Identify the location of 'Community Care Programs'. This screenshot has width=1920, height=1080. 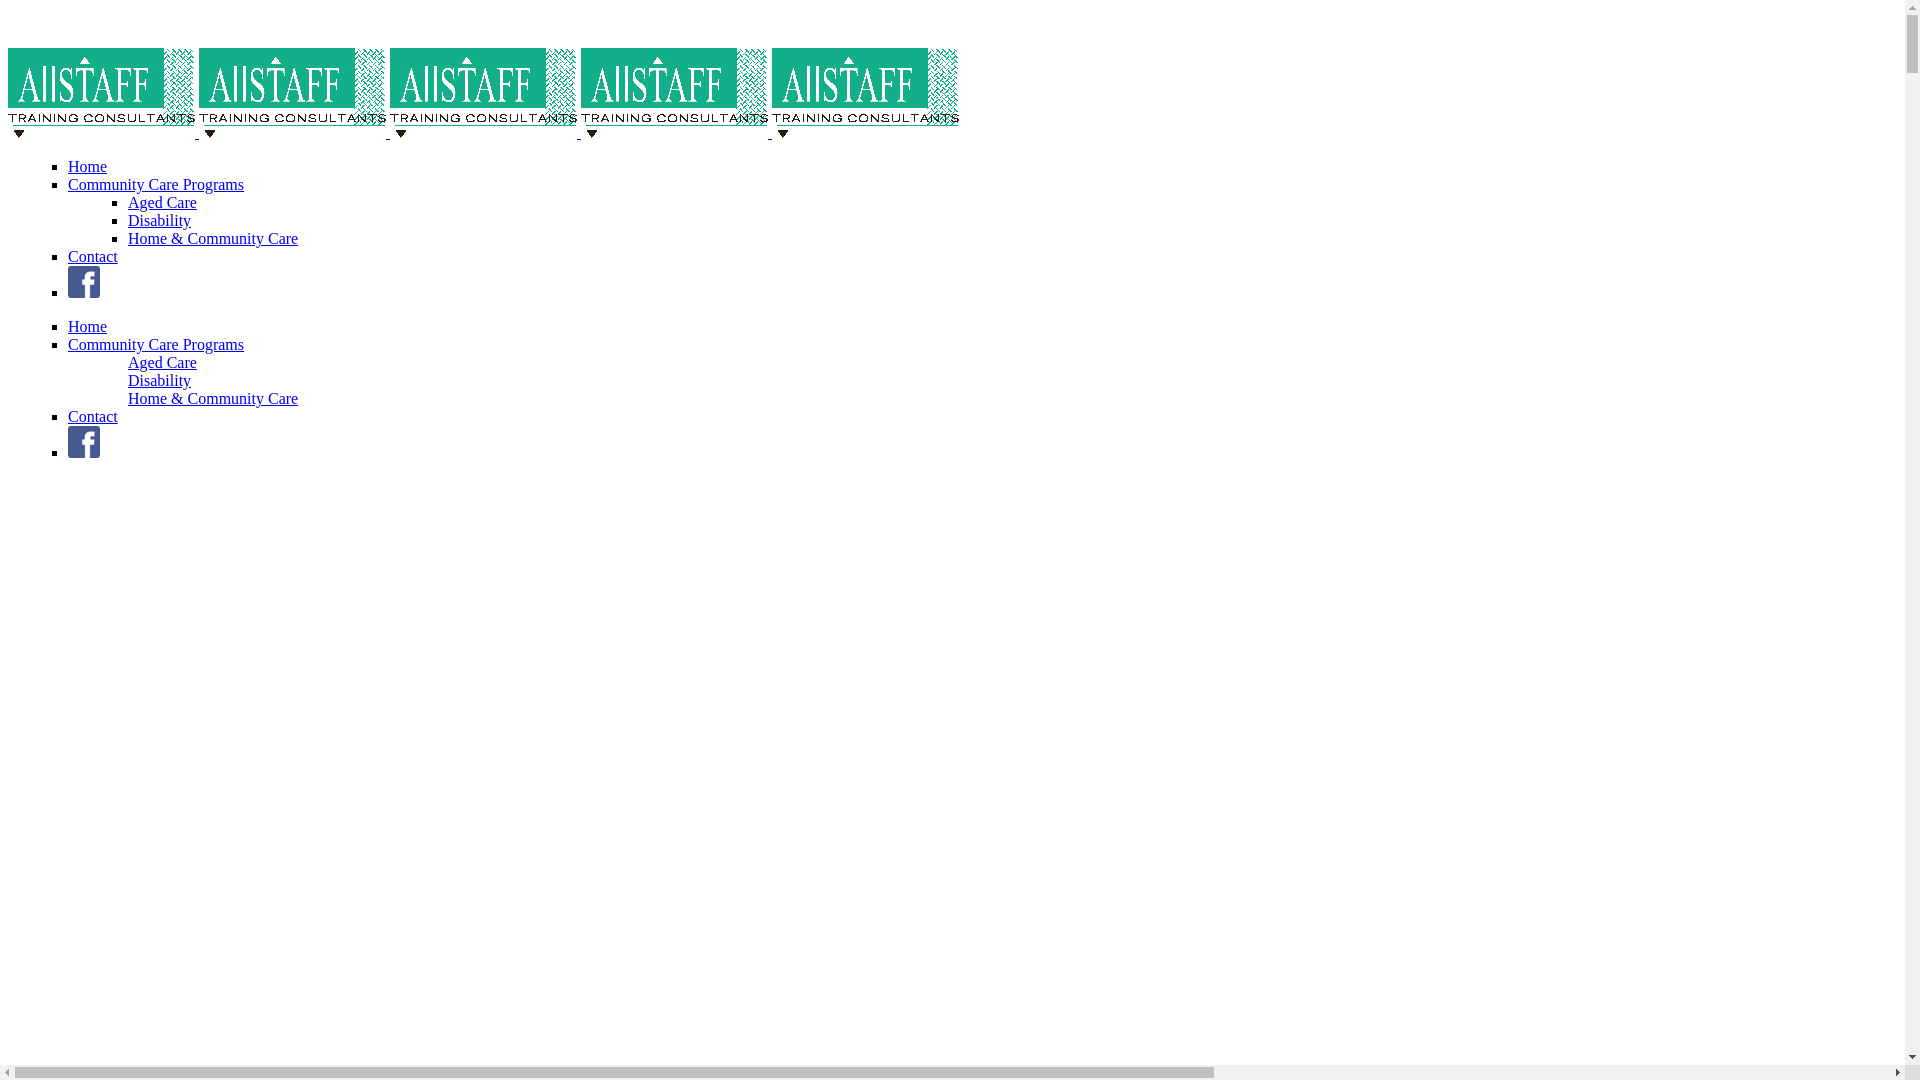
(154, 184).